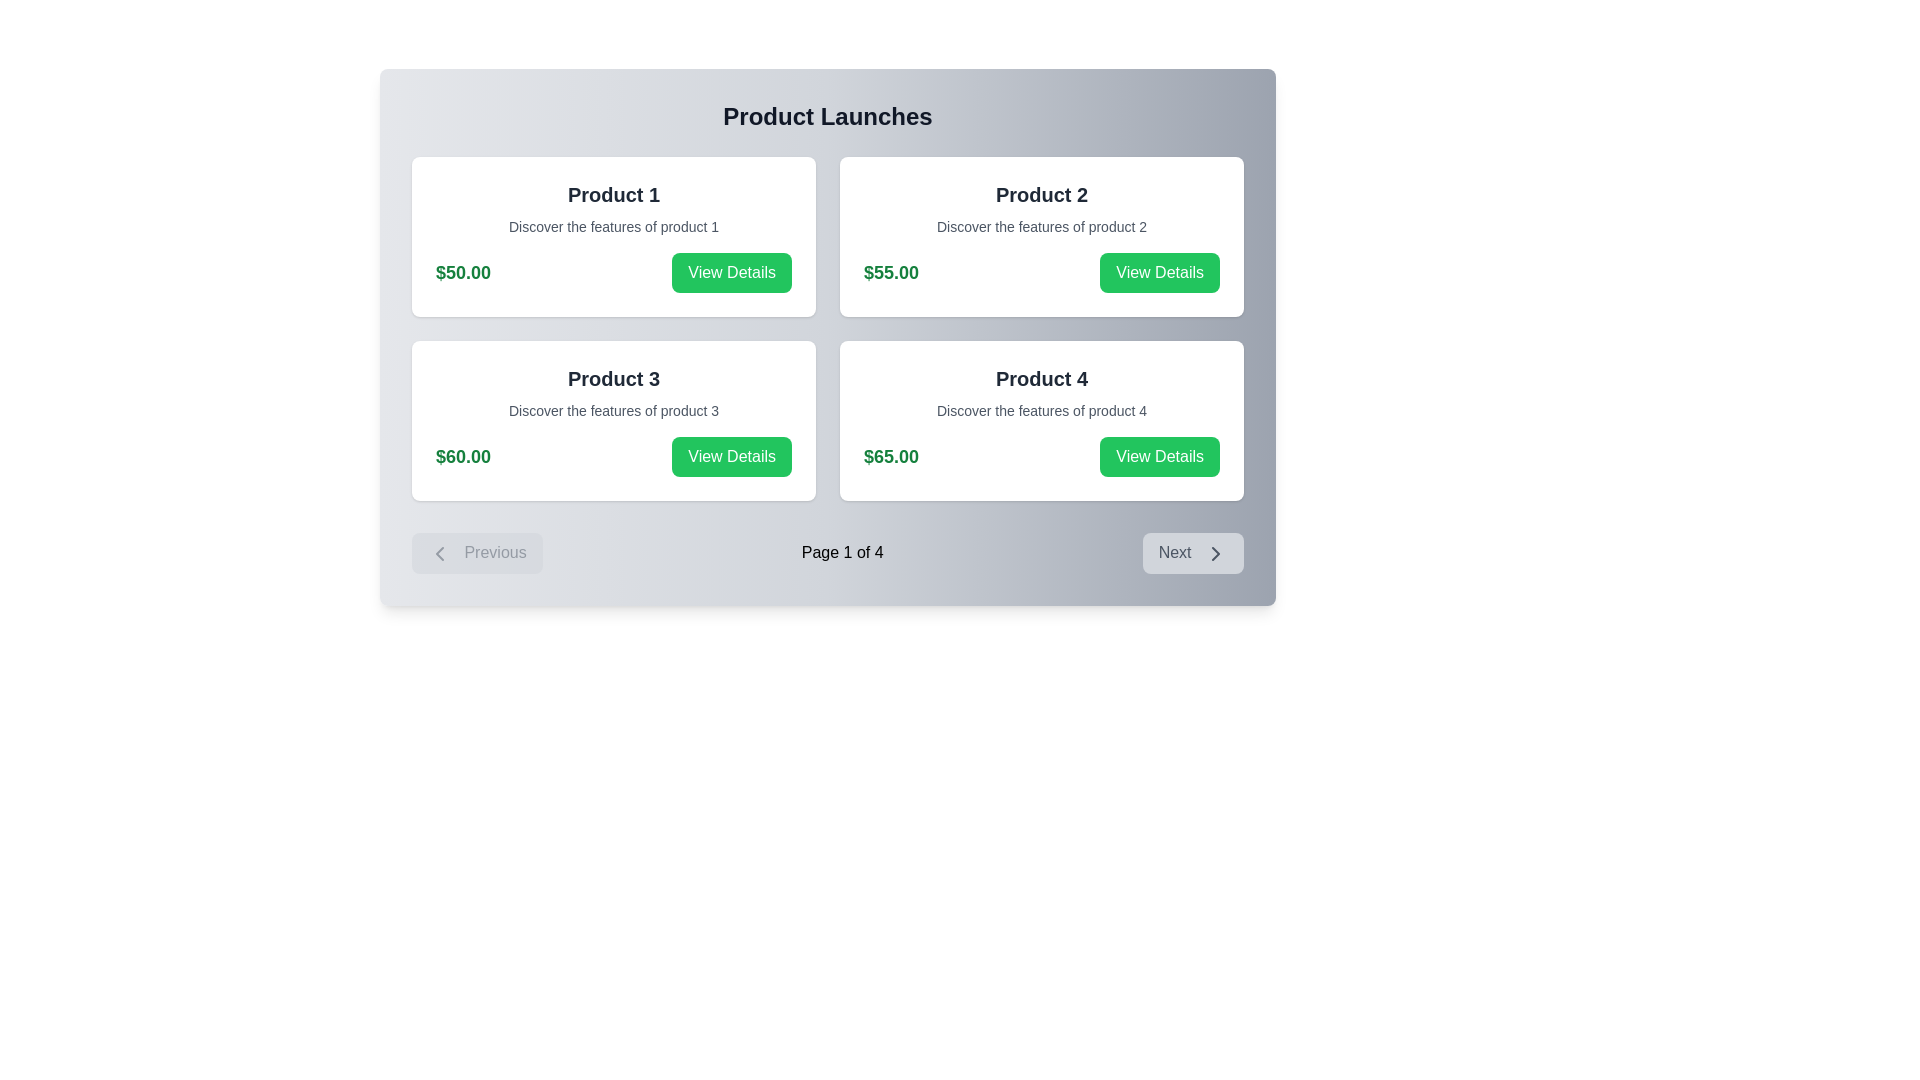  Describe the element at coordinates (731, 273) in the screenshot. I see `the green 'View Details' button with rounded corners to observe the styling change in the top-left section of the product card grid` at that location.